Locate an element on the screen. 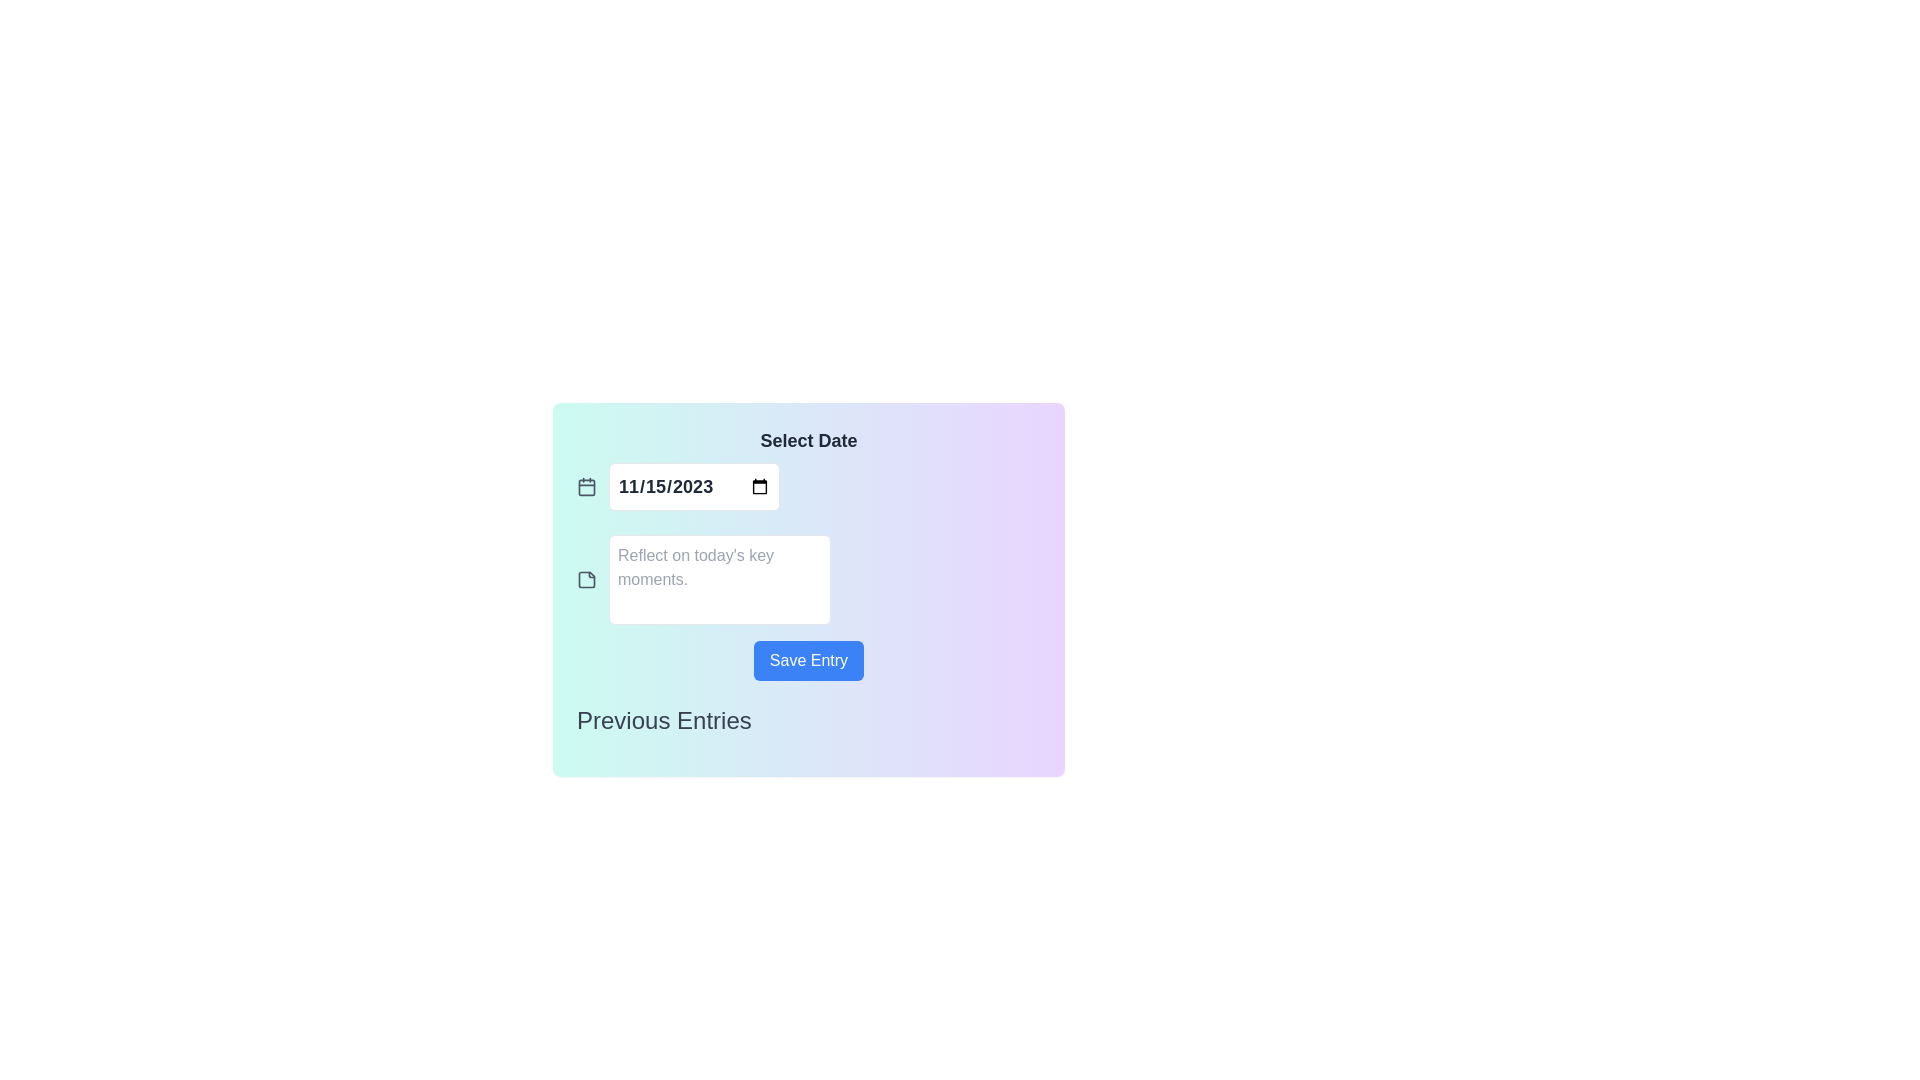  the submit button located below the text area and above the 'Previous Entries' label is located at coordinates (809, 660).